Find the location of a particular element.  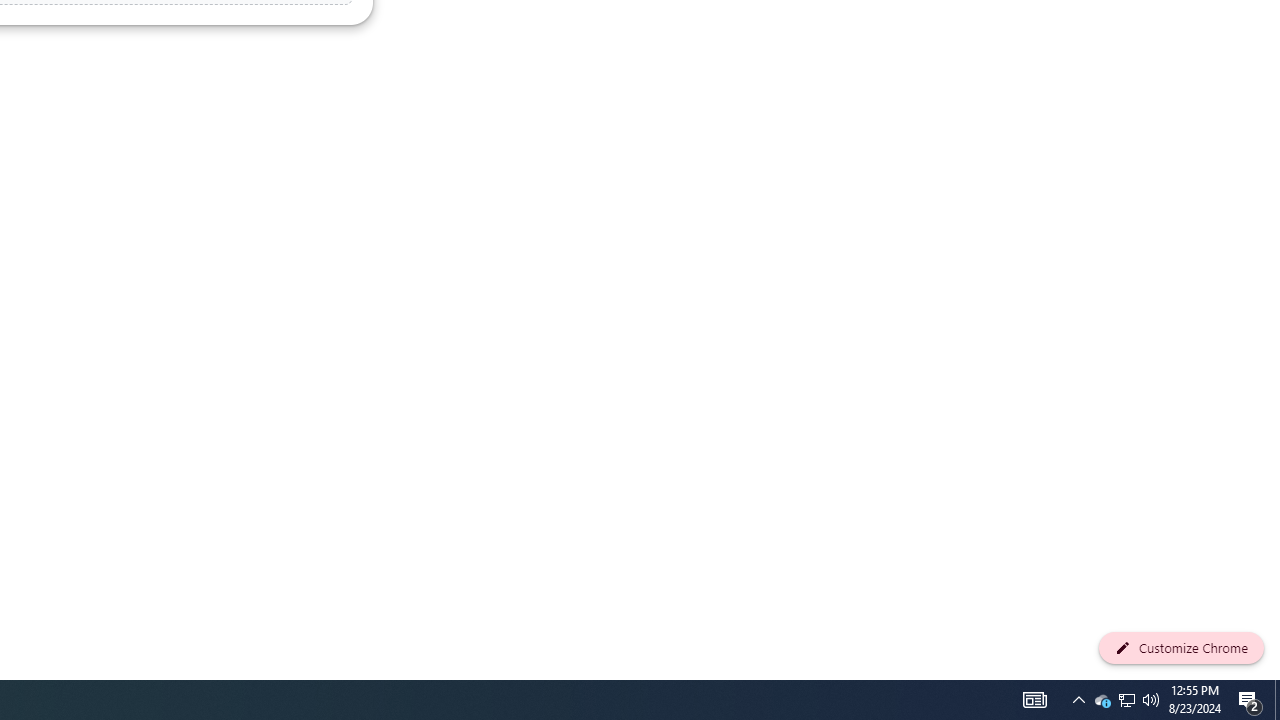

'User Promoted Notification Area' is located at coordinates (1127, 698).